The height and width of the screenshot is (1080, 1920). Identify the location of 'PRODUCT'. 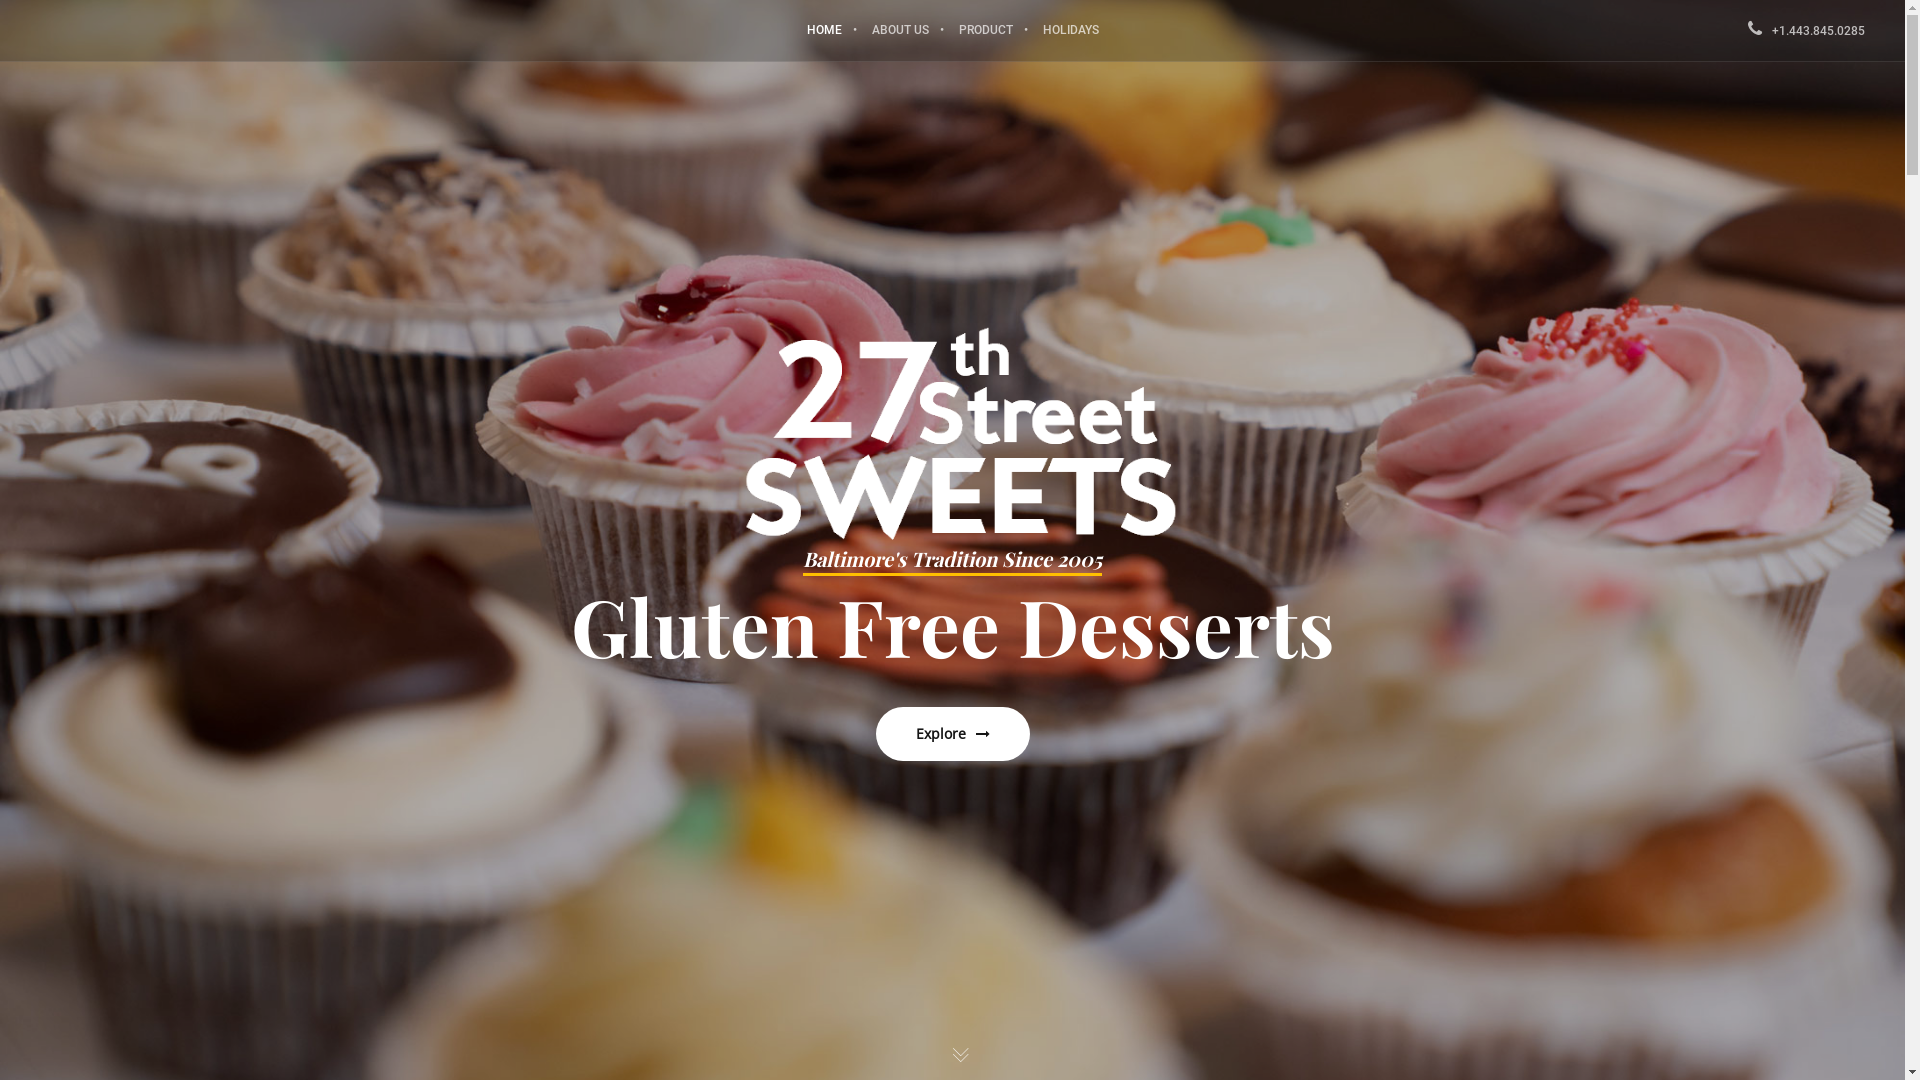
(943, 30).